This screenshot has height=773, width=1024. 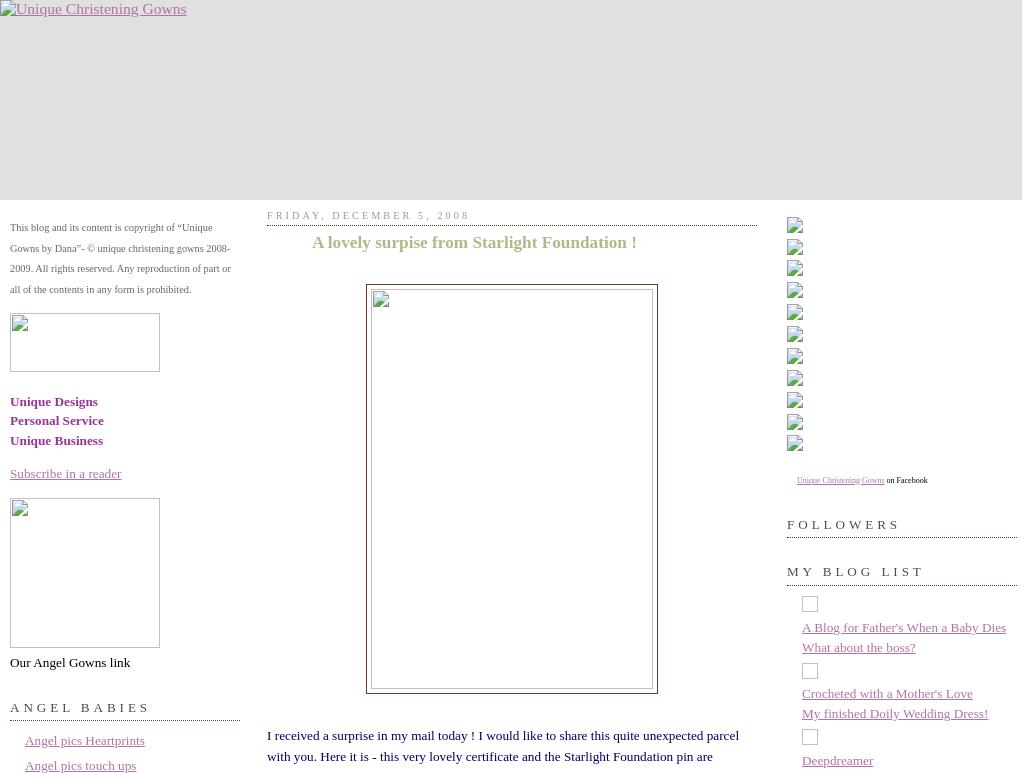 I want to click on 'Deepdreamer', so click(x=836, y=759).